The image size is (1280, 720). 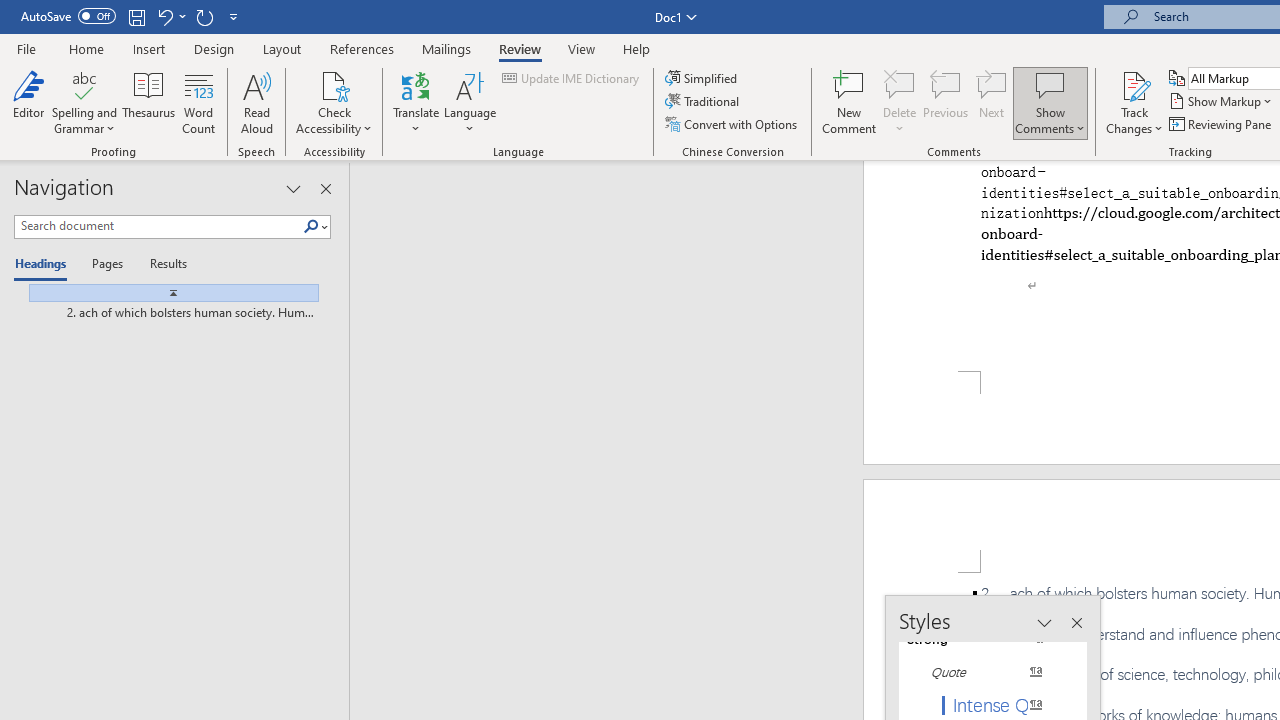 I want to click on 'View', so click(x=581, y=48).